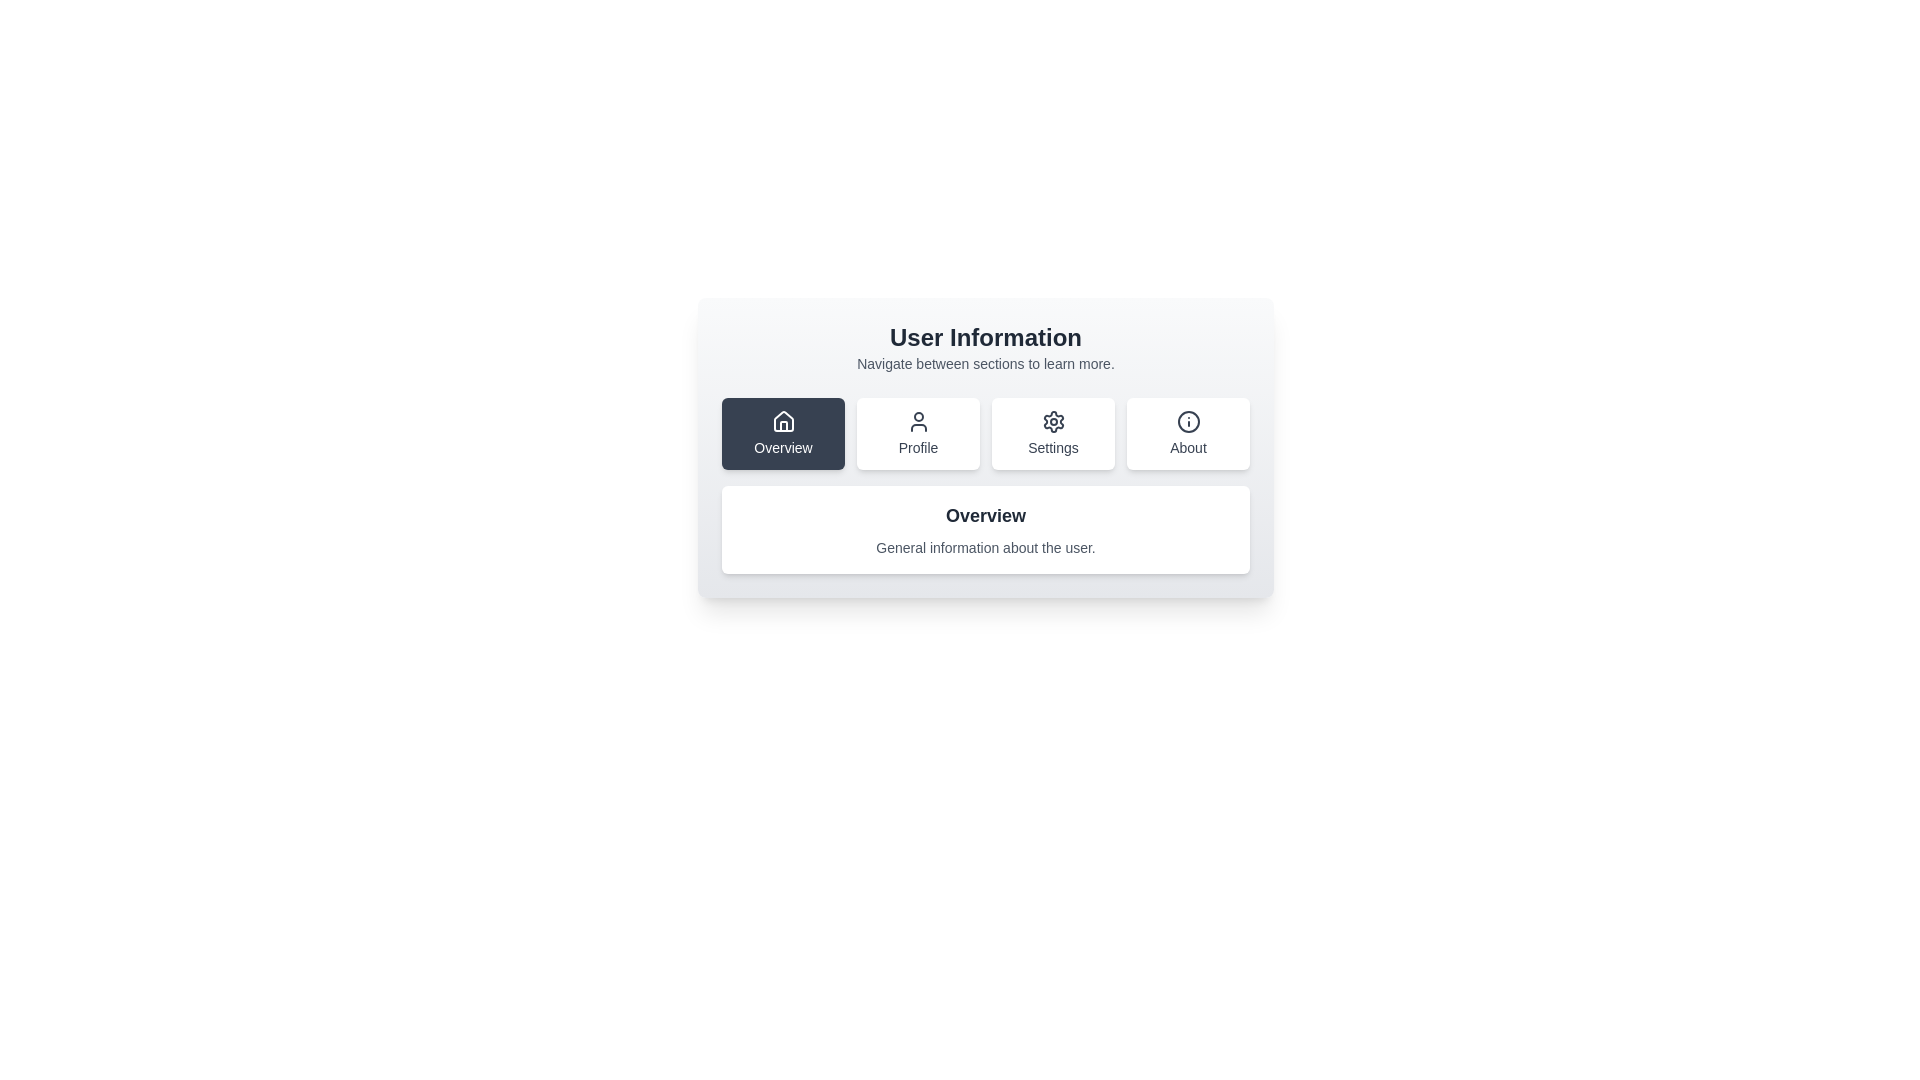  I want to click on the 'Settings' text label located below the settings icon within the third button from the left in the second row of the interface, so click(1052, 446).